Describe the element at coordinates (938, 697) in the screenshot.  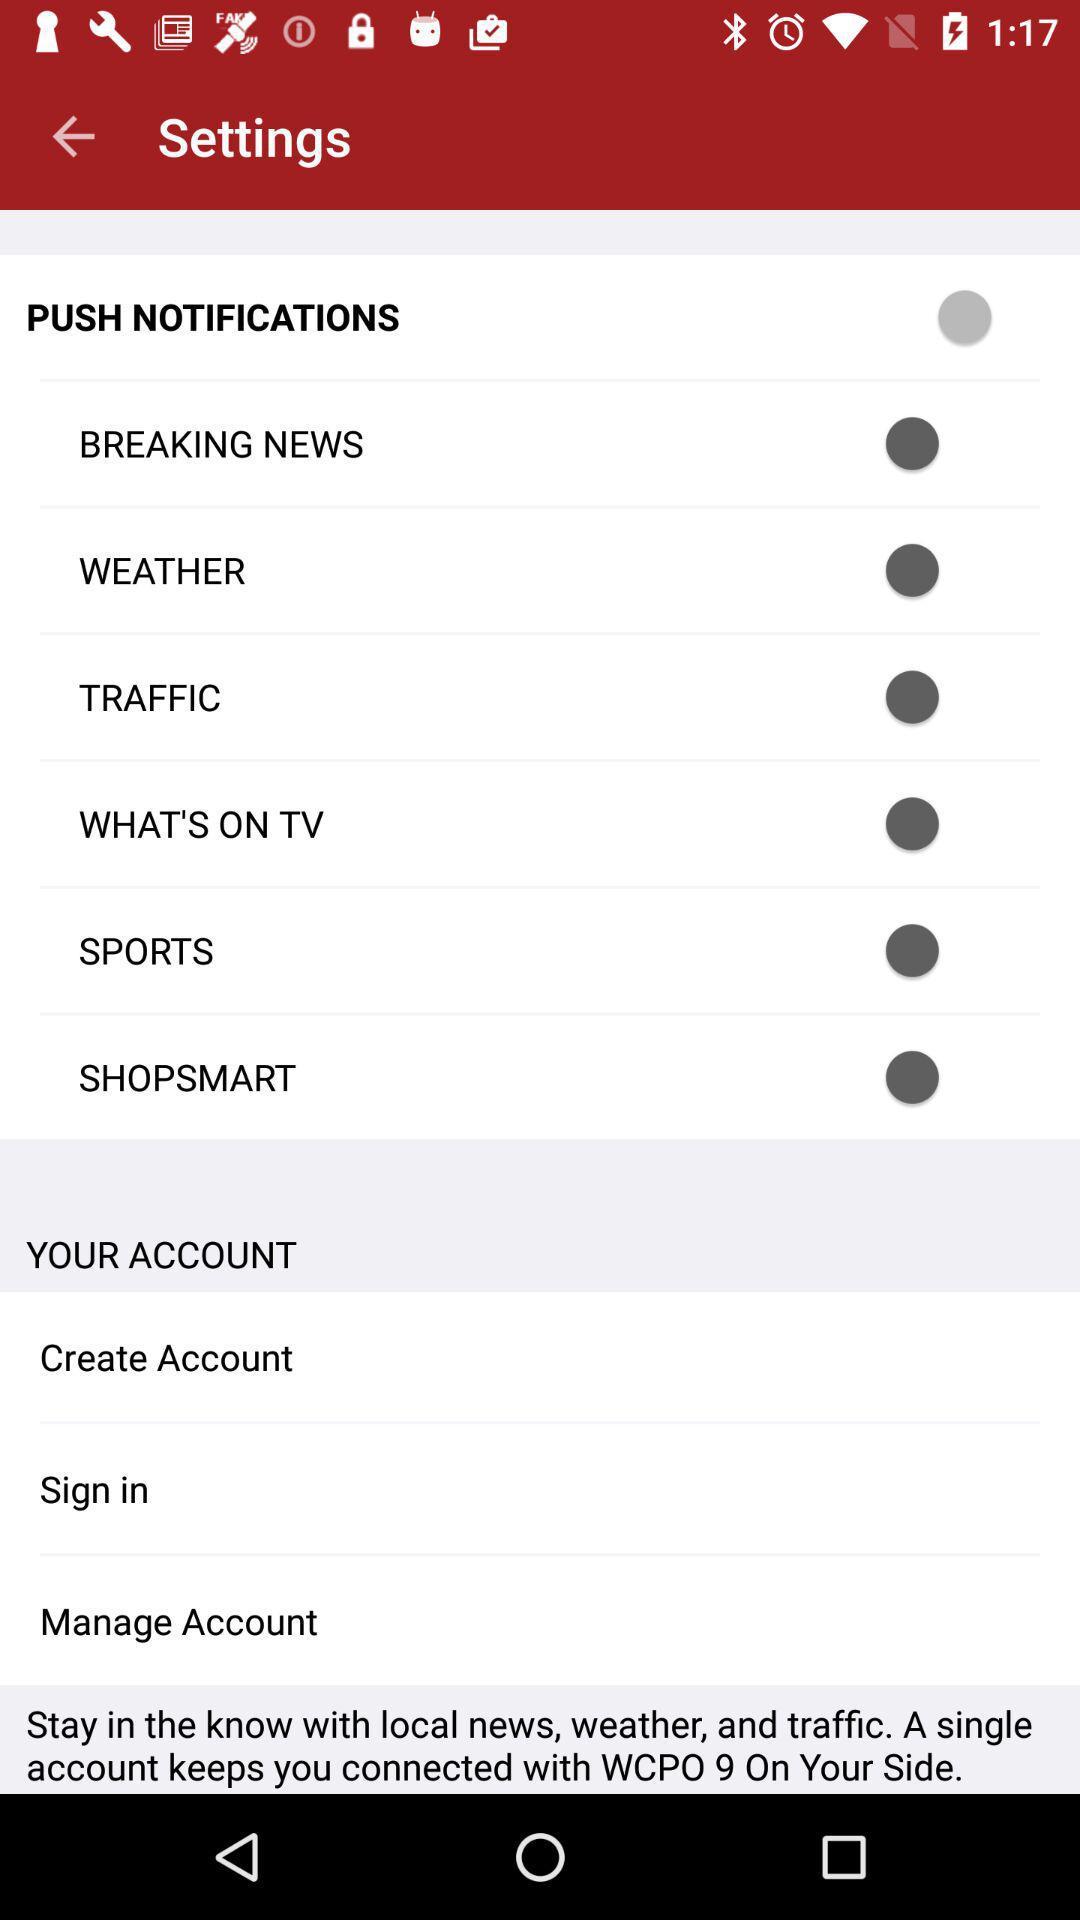
I see `traffic notifications` at that location.